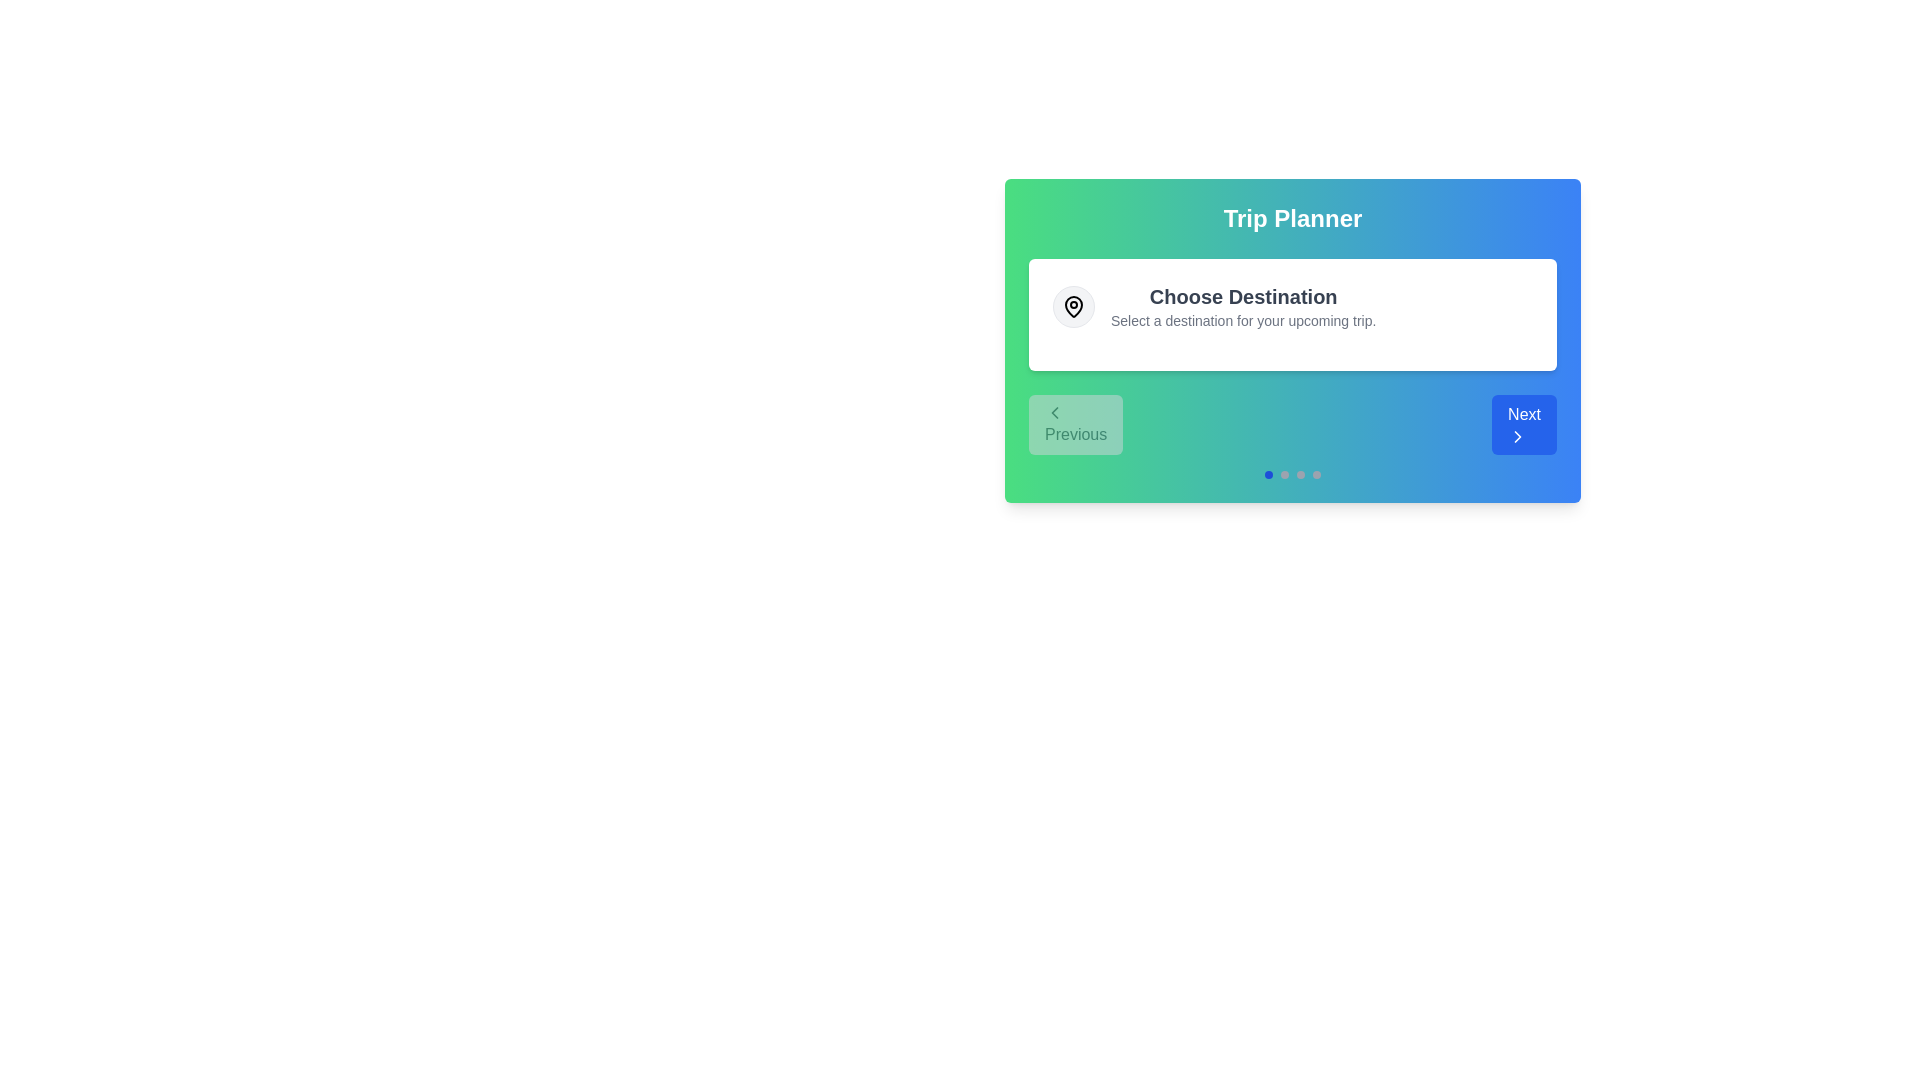 Image resolution: width=1920 pixels, height=1080 pixels. What do you see at coordinates (1518, 435) in the screenshot?
I see `the chevron icon inside the blue 'Next' button located at the bottom right of the interface` at bounding box center [1518, 435].